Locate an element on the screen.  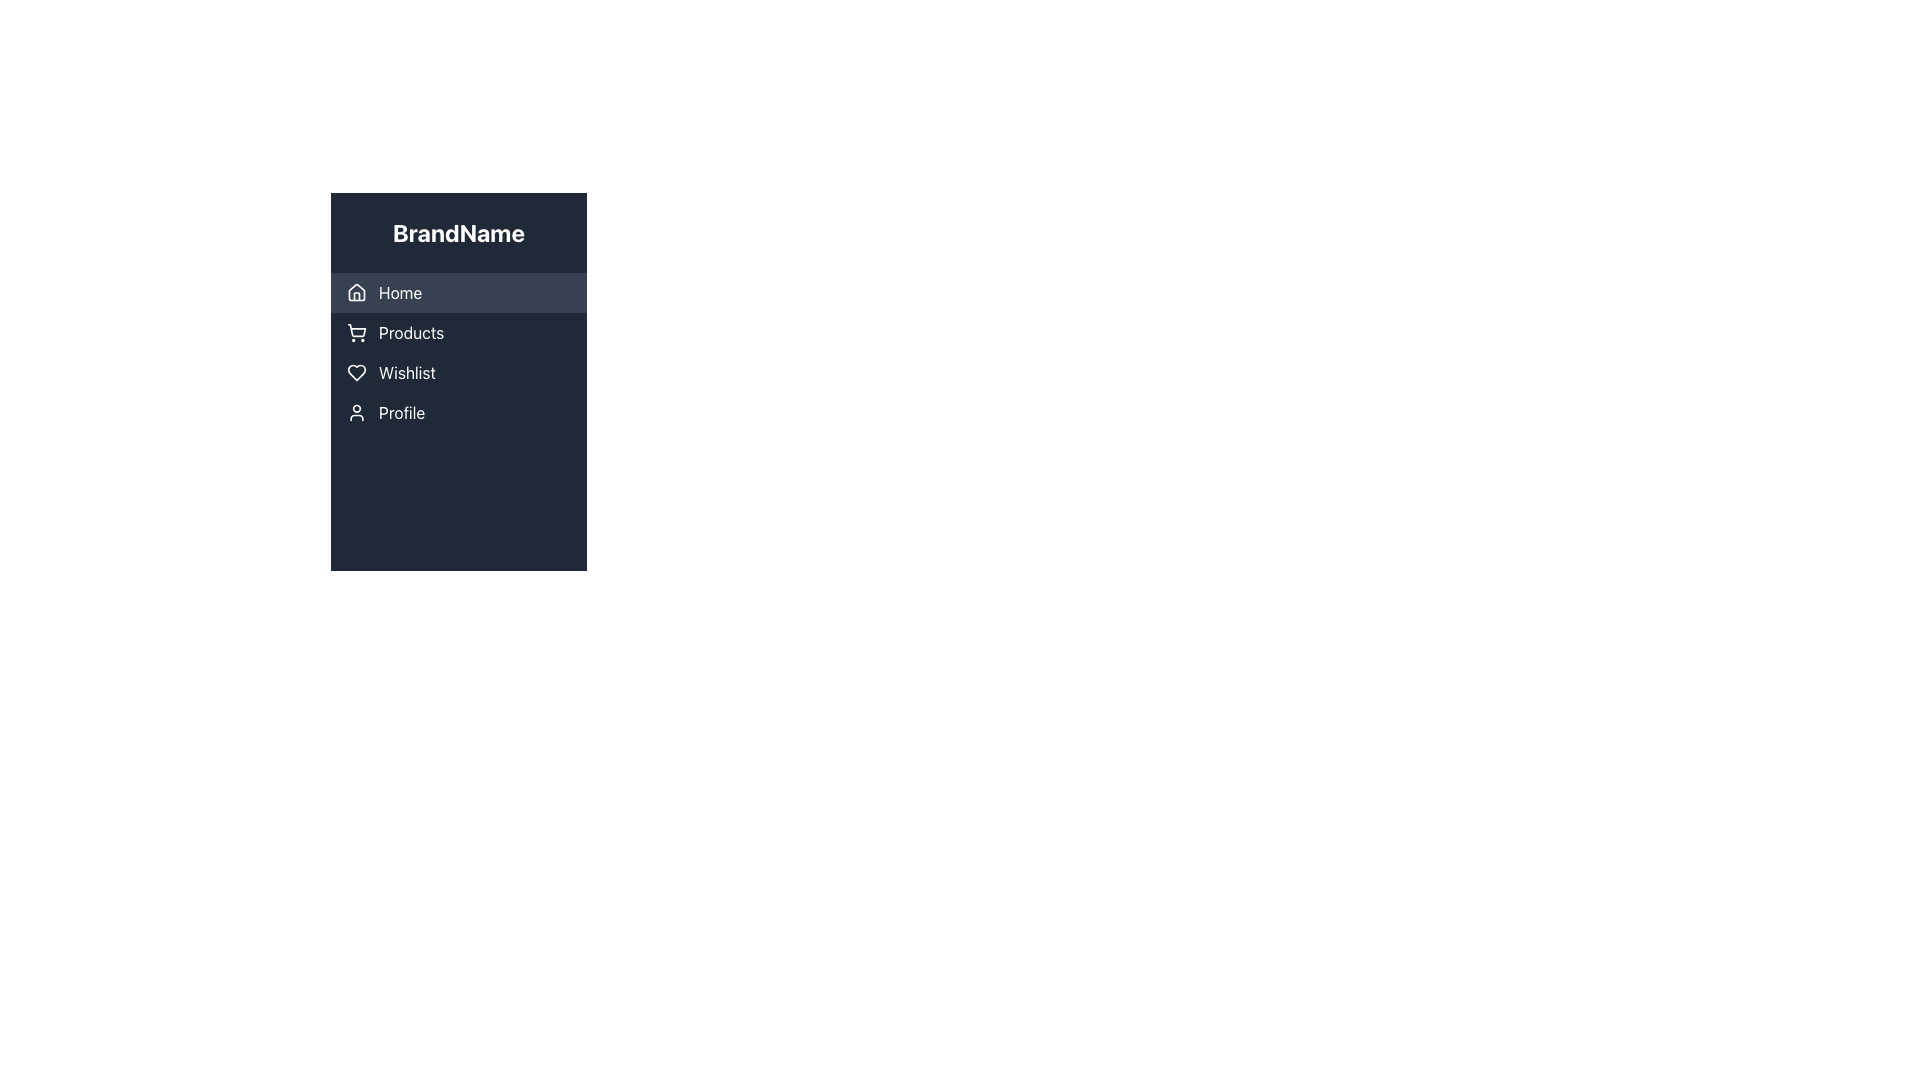
the 'Products' menu item icon located next to the 'Products' label under the 'BrandName' side menu is located at coordinates (357, 329).